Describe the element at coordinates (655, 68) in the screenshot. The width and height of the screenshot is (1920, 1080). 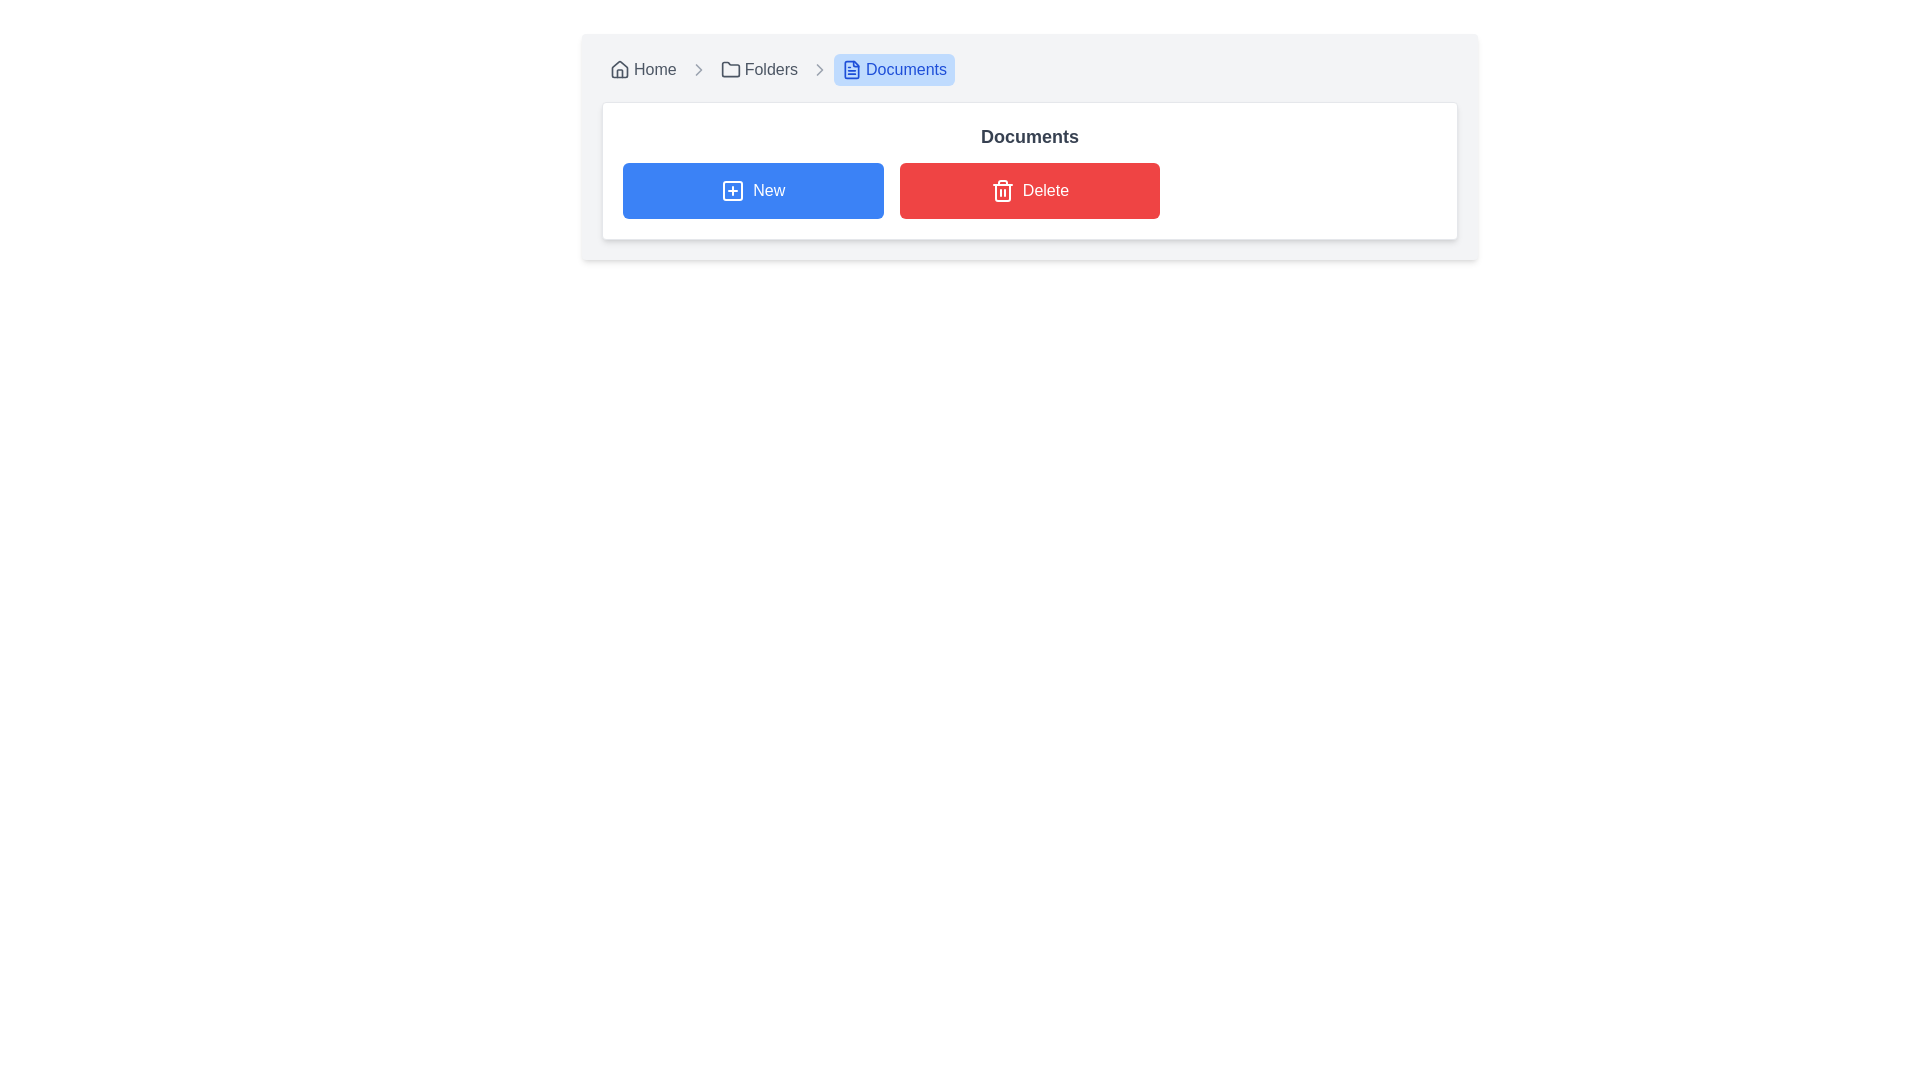
I see `the 'Home' text label in the breadcrumb navigation bar, which is positioned to the immediate right of the house icon` at that location.